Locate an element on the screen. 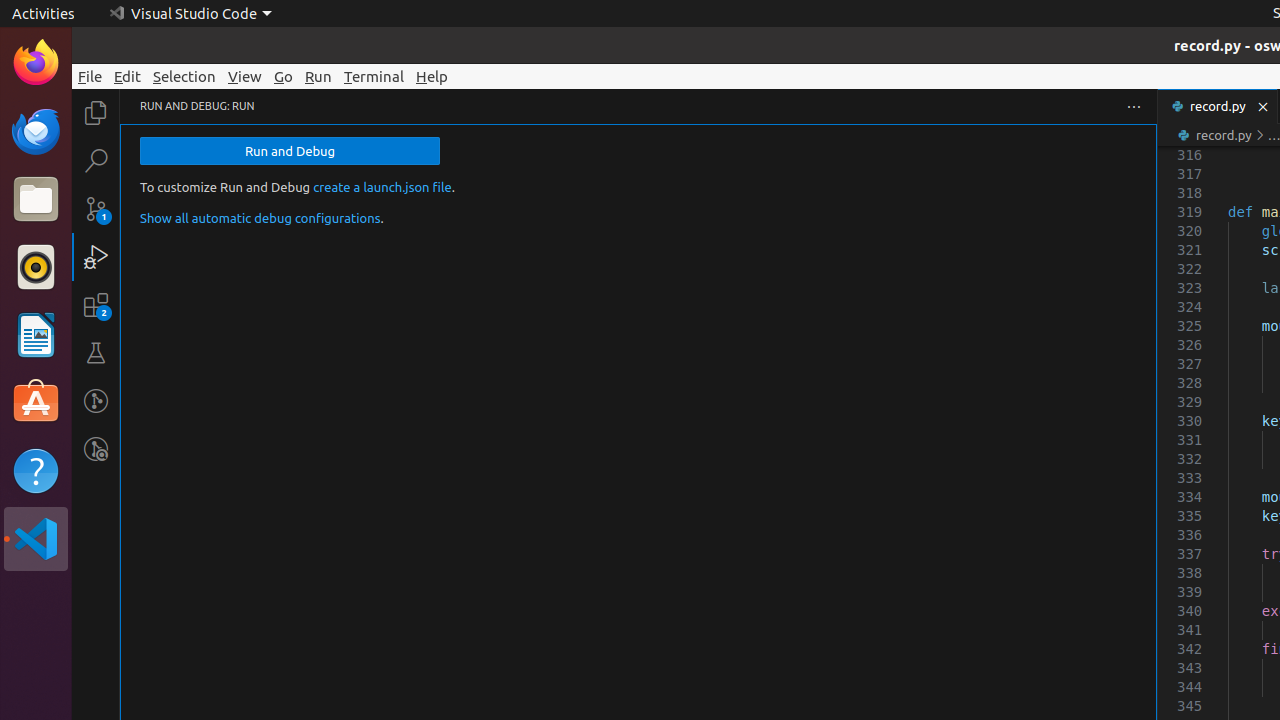 This screenshot has width=1280, height=720. 'Selection' is located at coordinates (184, 75).